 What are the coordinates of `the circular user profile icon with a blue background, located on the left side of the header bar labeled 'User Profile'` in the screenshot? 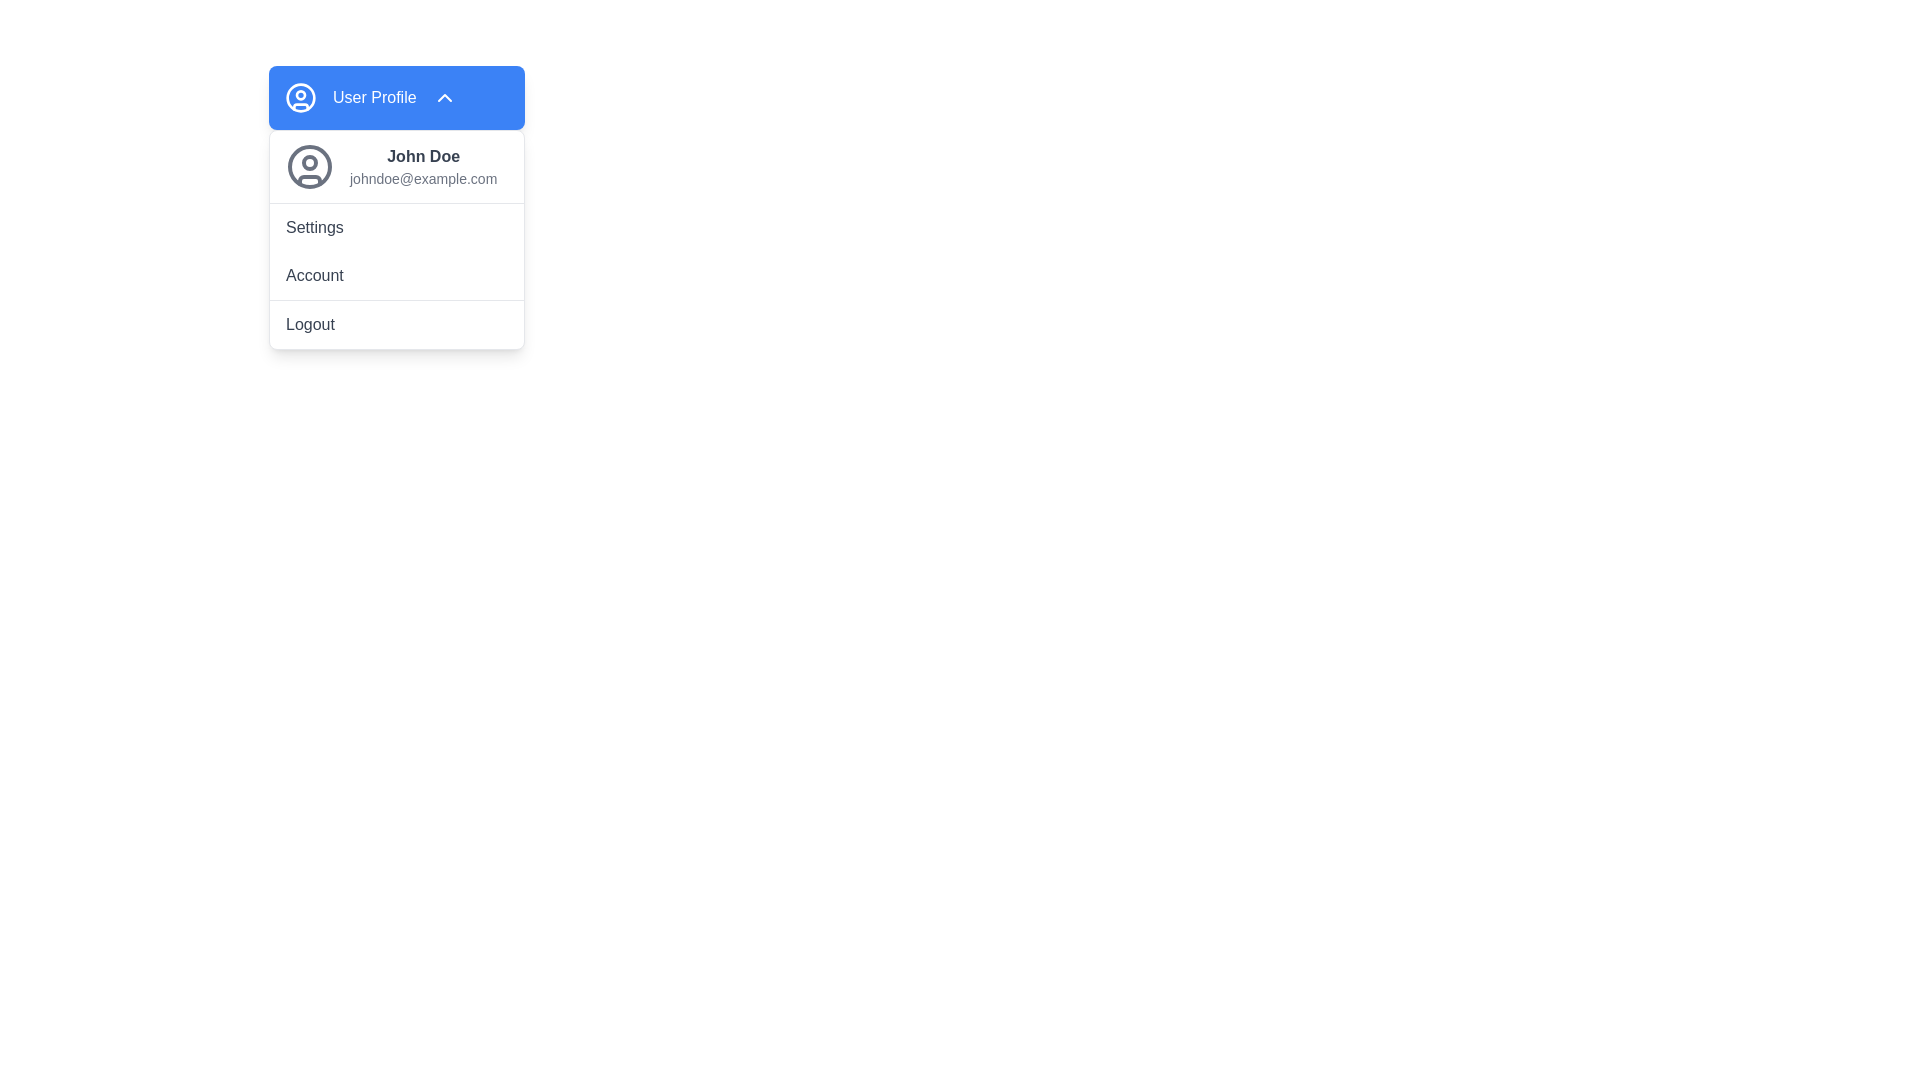 It's located at (300, 97).